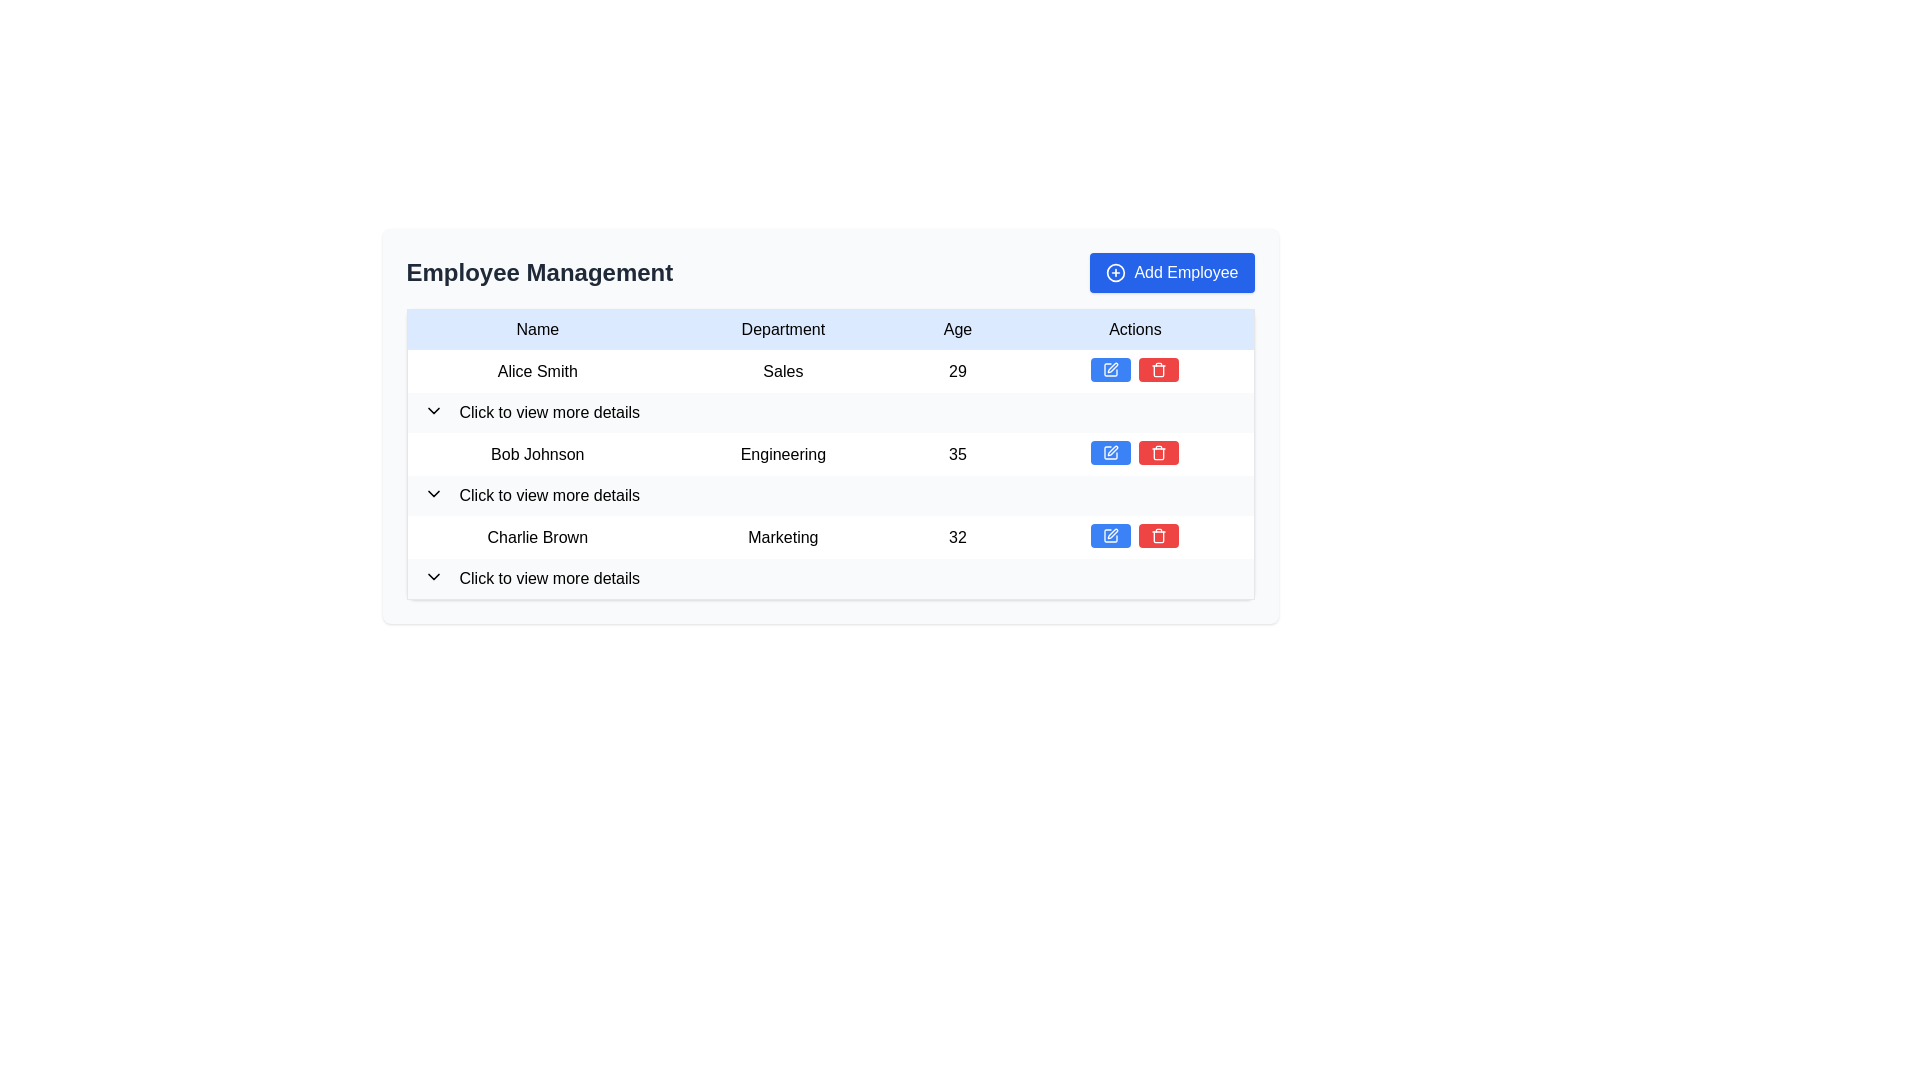 The image size is (1920, 1080). Describe the element at coordinates (1159, 370) in the screenshot. I see `the delete icon button located in the 'Actions' column of the Employee Management table, specifically the second button in the 'Actions' group` at that location.